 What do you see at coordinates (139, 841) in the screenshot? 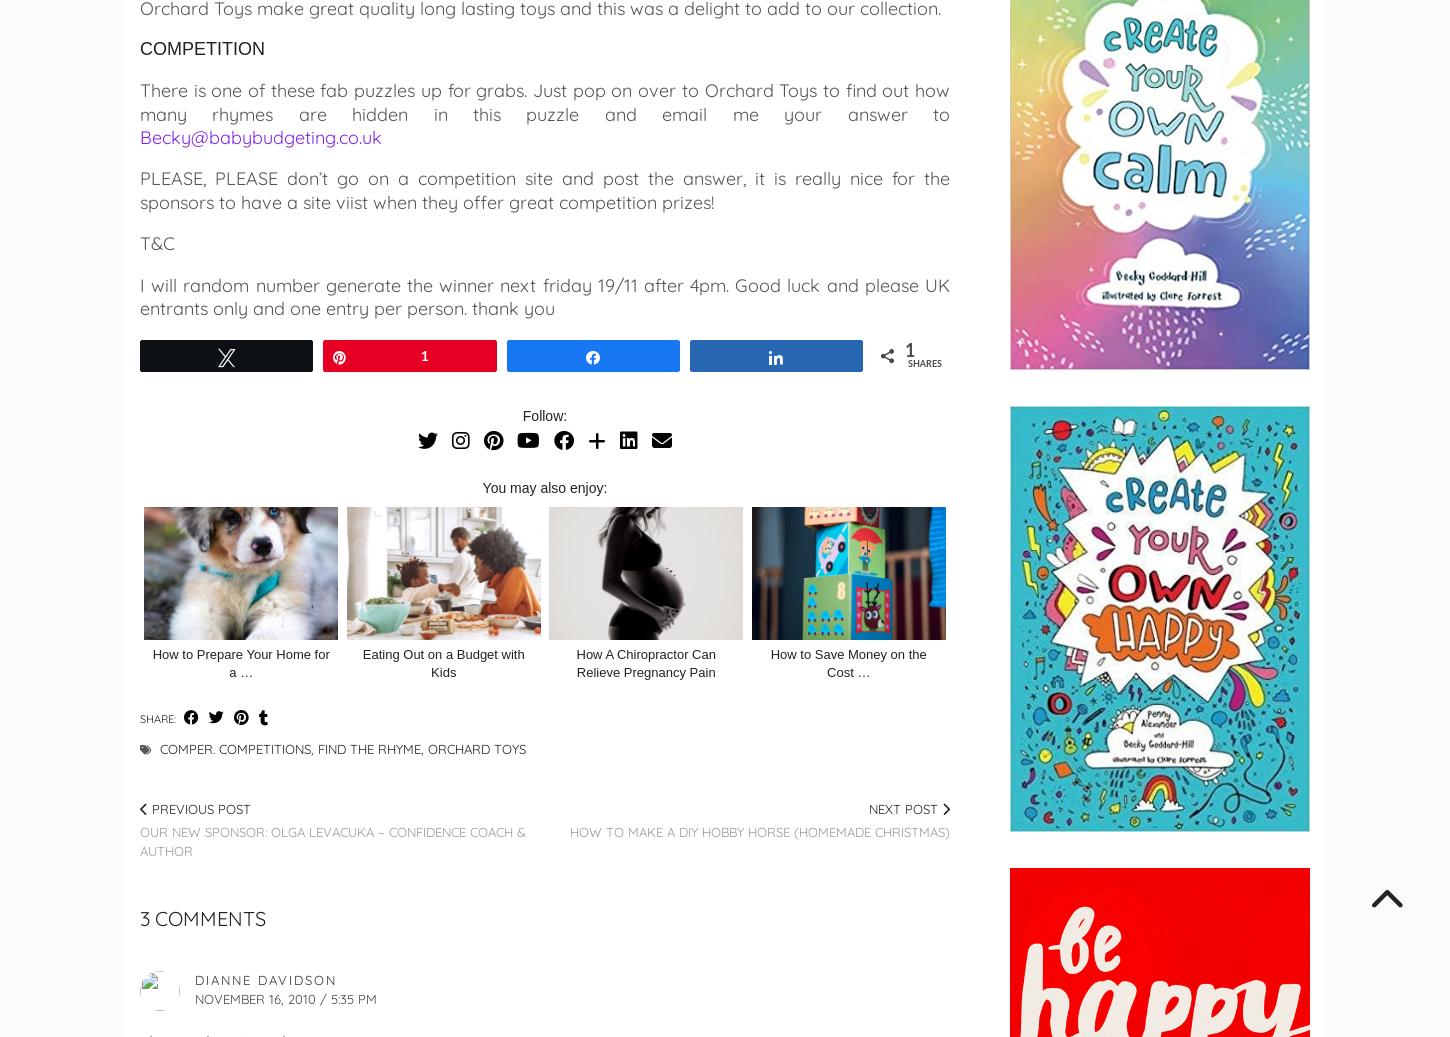
I see `'Our new sponsor: Olga Levacuka – Confidence Coach & Author'` at bounding box center [139, 841].